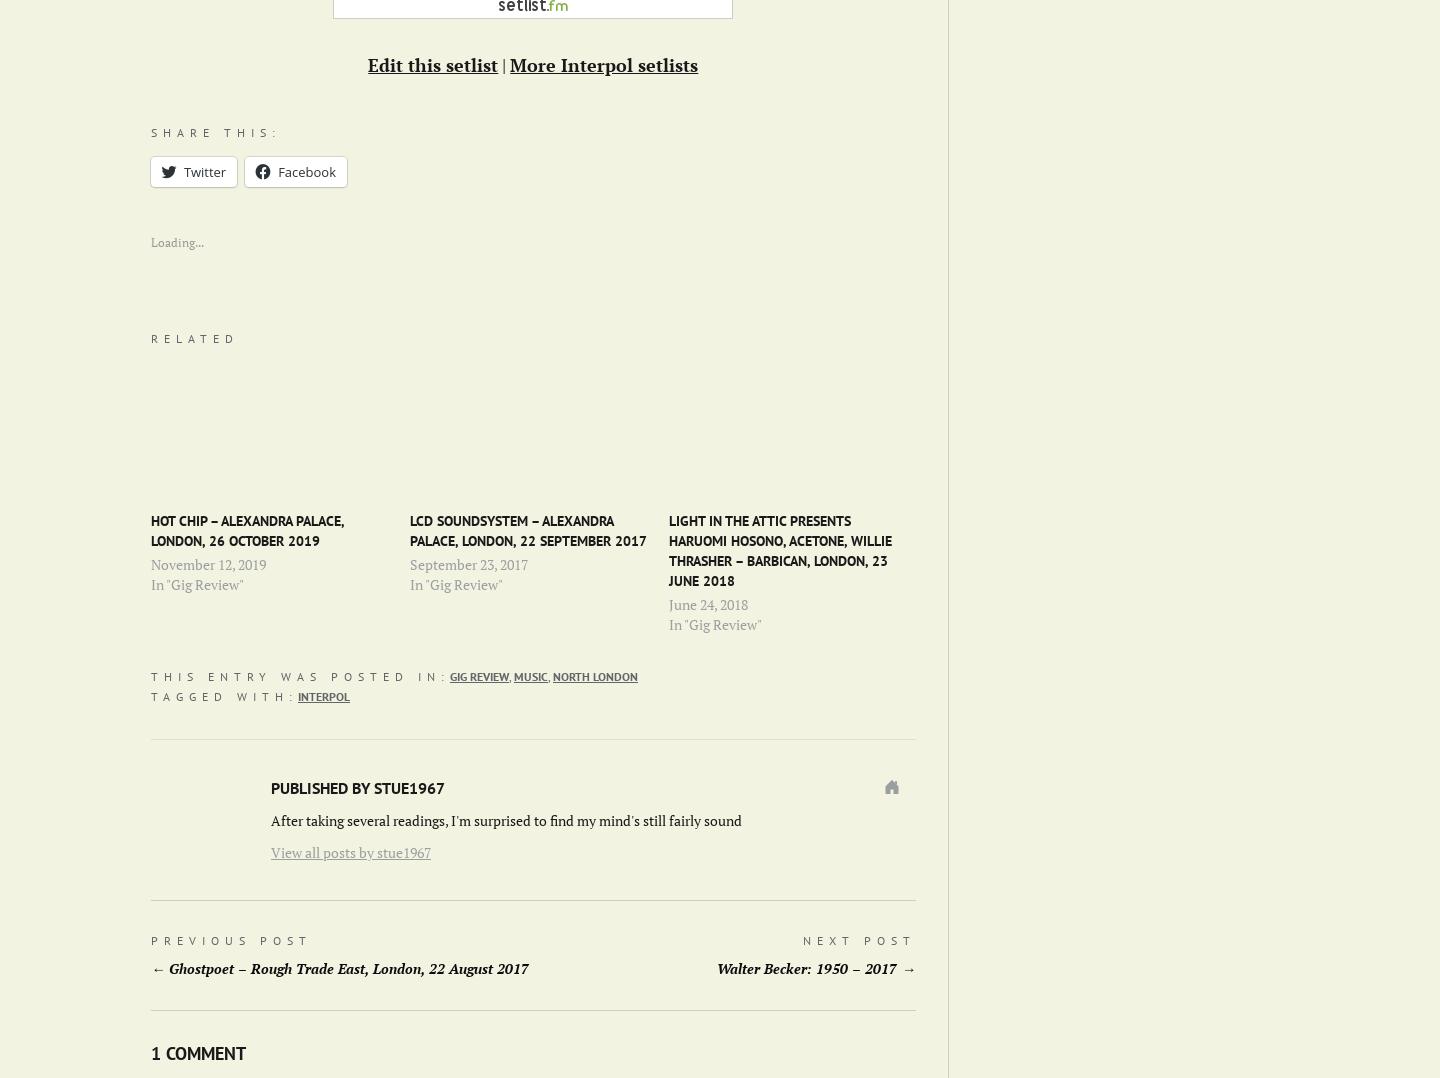 The image size is (1440, 1078). I want to click on 'North London', so click(595, 675).